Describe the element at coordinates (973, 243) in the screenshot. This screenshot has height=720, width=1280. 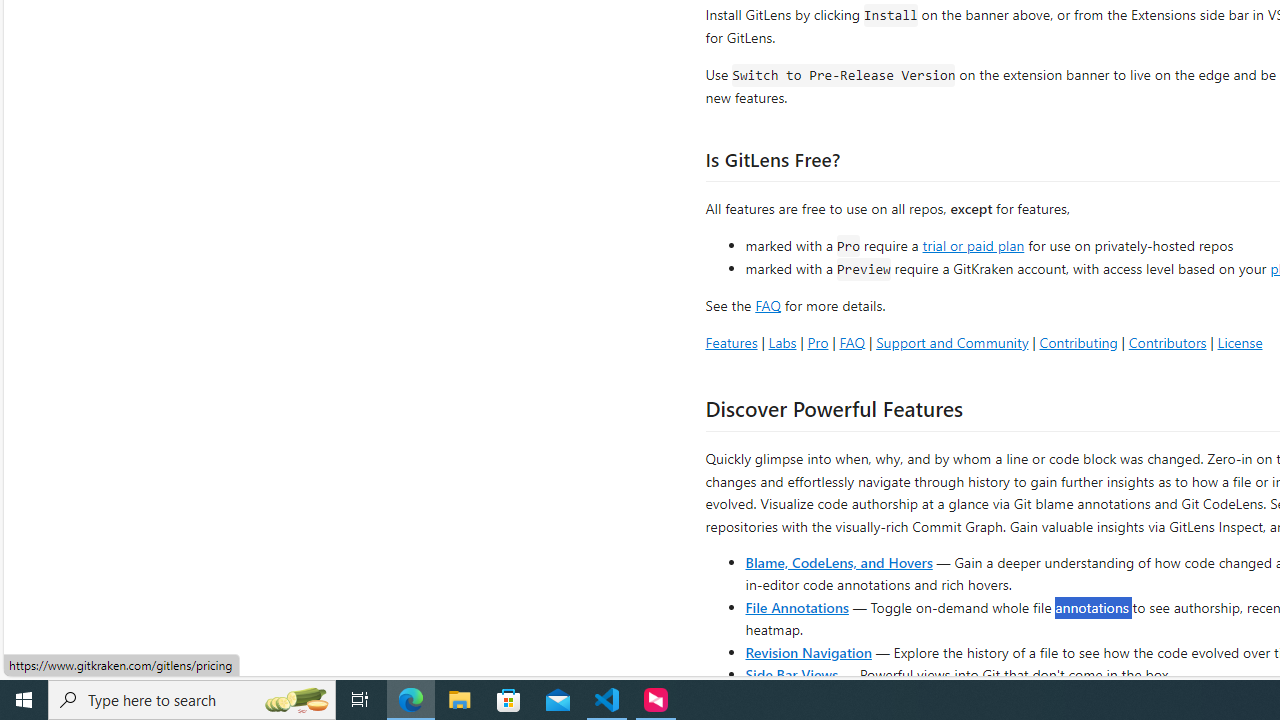
I see `'trial or paid plan'` at that location.